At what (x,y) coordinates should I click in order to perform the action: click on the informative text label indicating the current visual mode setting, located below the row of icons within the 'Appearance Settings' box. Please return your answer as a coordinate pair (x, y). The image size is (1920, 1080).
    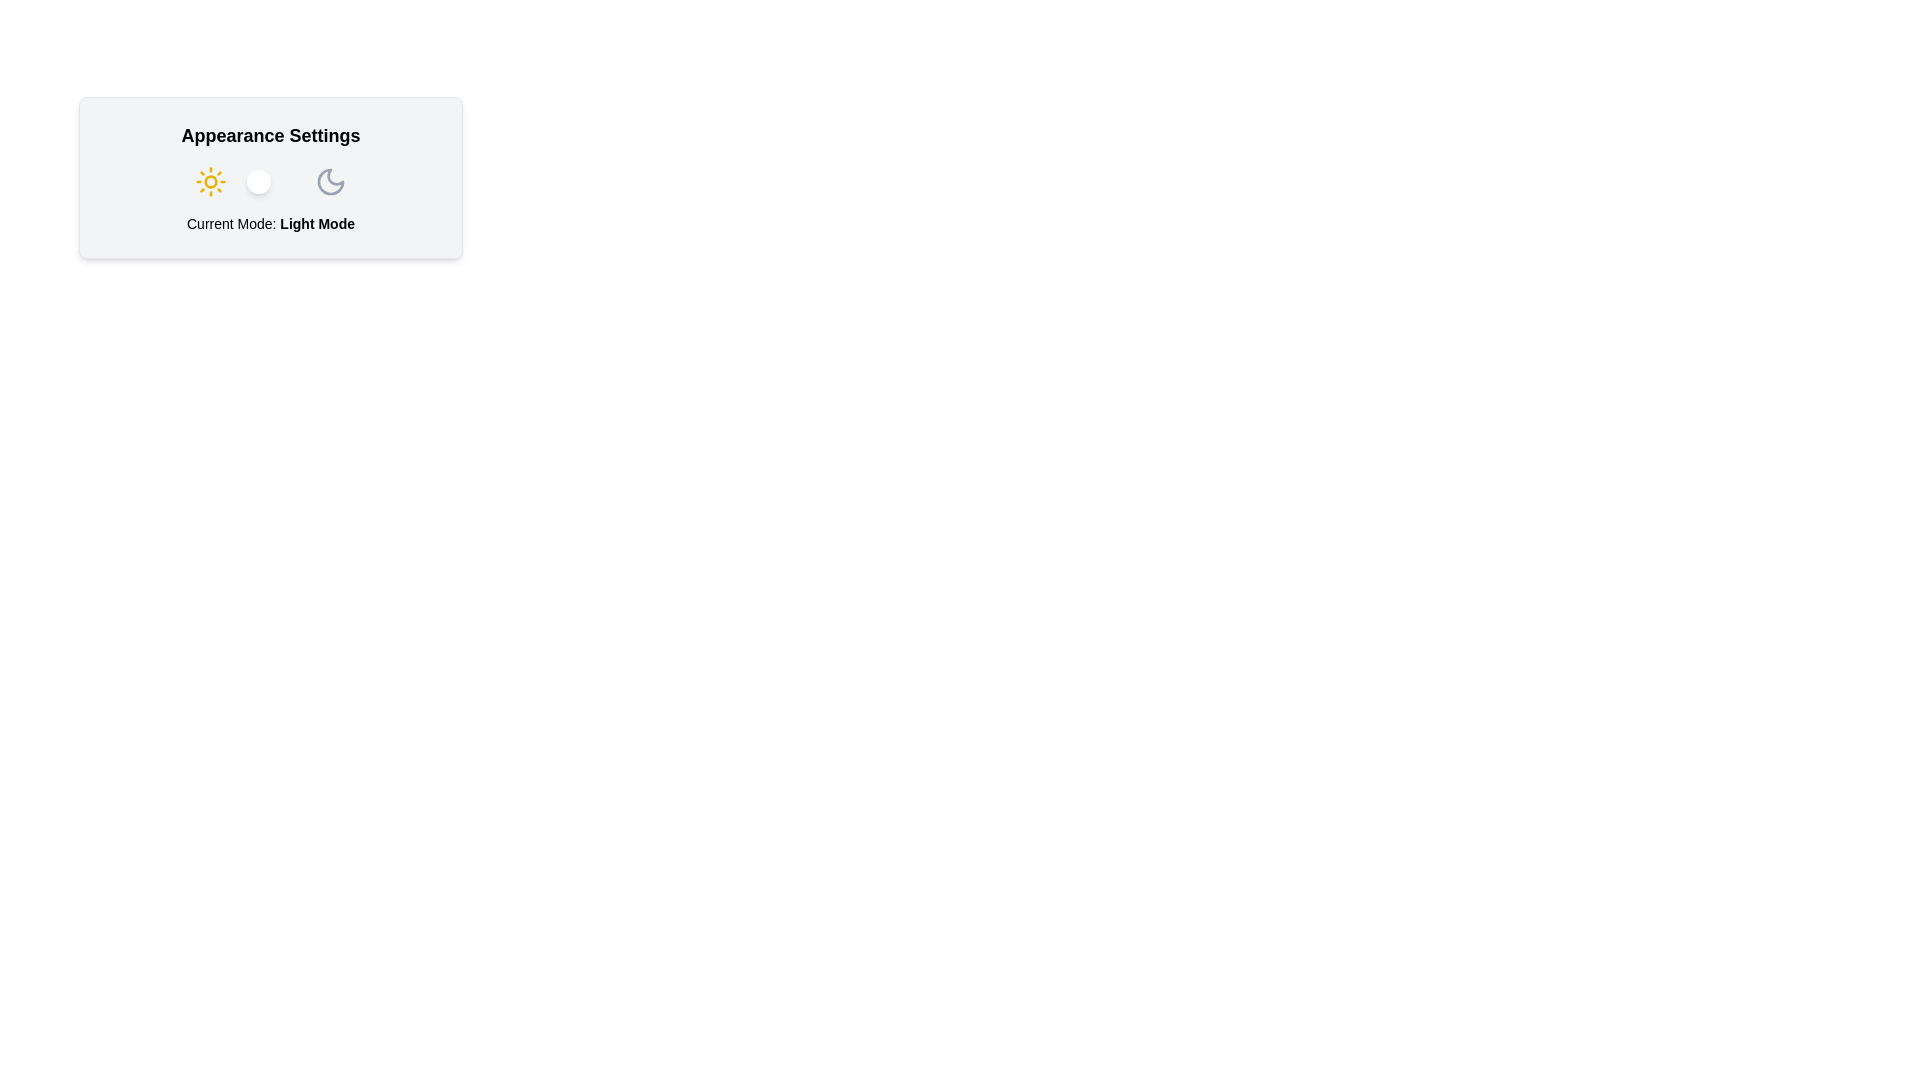
    Looking at the image, I should click on (269, 223).